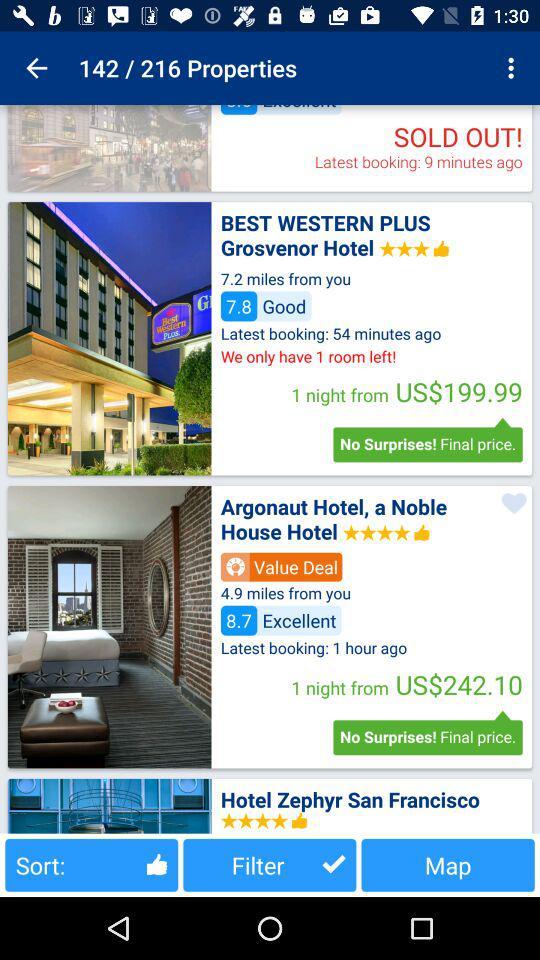 The height and width of the screenshot is (960, 540). I want to click on item to the left of 142 / 216 properties app, so click(36, 68).